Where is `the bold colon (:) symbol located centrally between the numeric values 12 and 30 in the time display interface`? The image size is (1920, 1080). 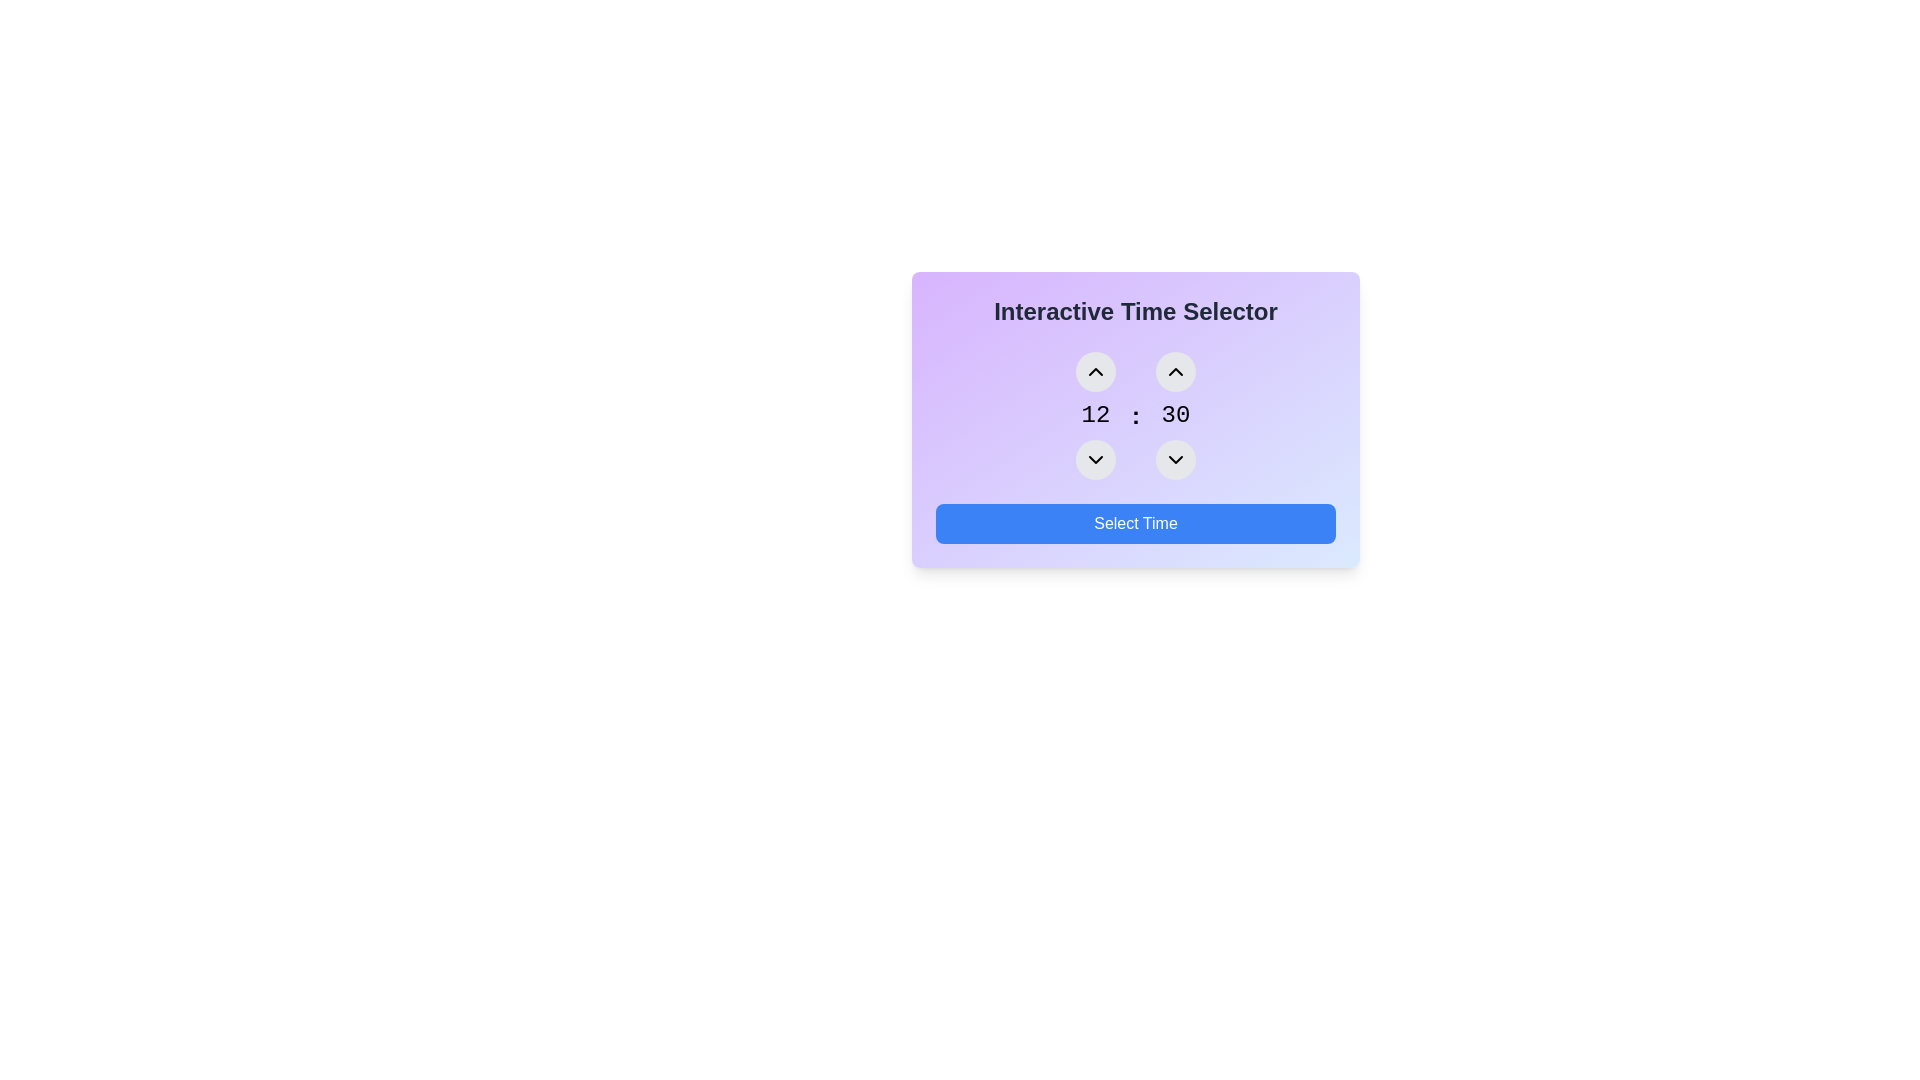
the bold colon (:) symbol located centrally between the numeric values 12 and 30 in the time display interface is located at coordinates (1136, 415).